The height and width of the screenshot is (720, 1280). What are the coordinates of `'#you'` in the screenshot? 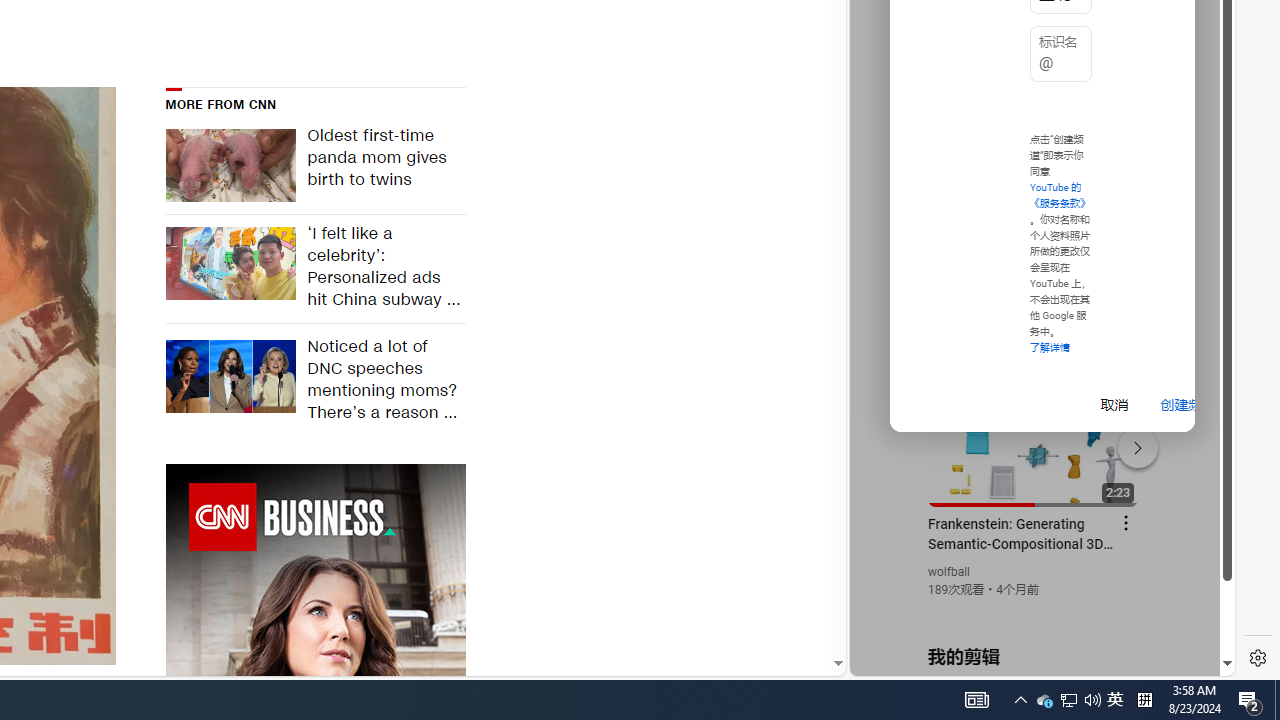 It's located at (1034, 438).